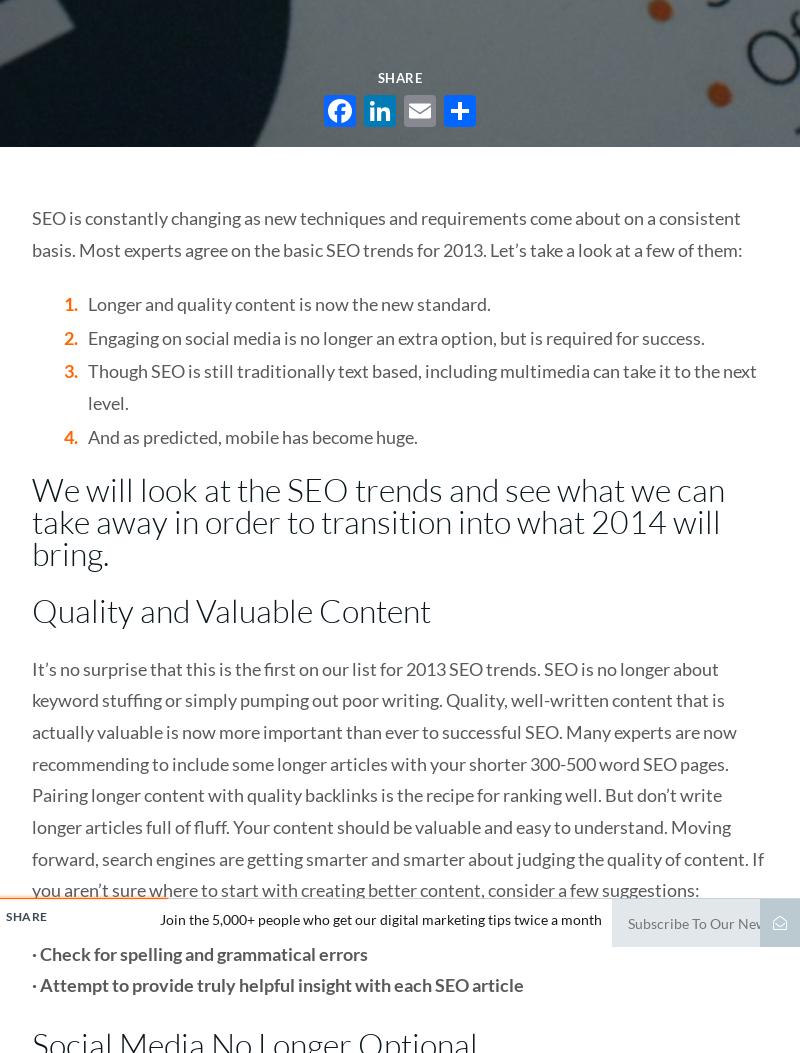 This screenshot has height=1053, width=800. I want to click on 'Longer and quality content is now the new standard.', so click(289, 304).